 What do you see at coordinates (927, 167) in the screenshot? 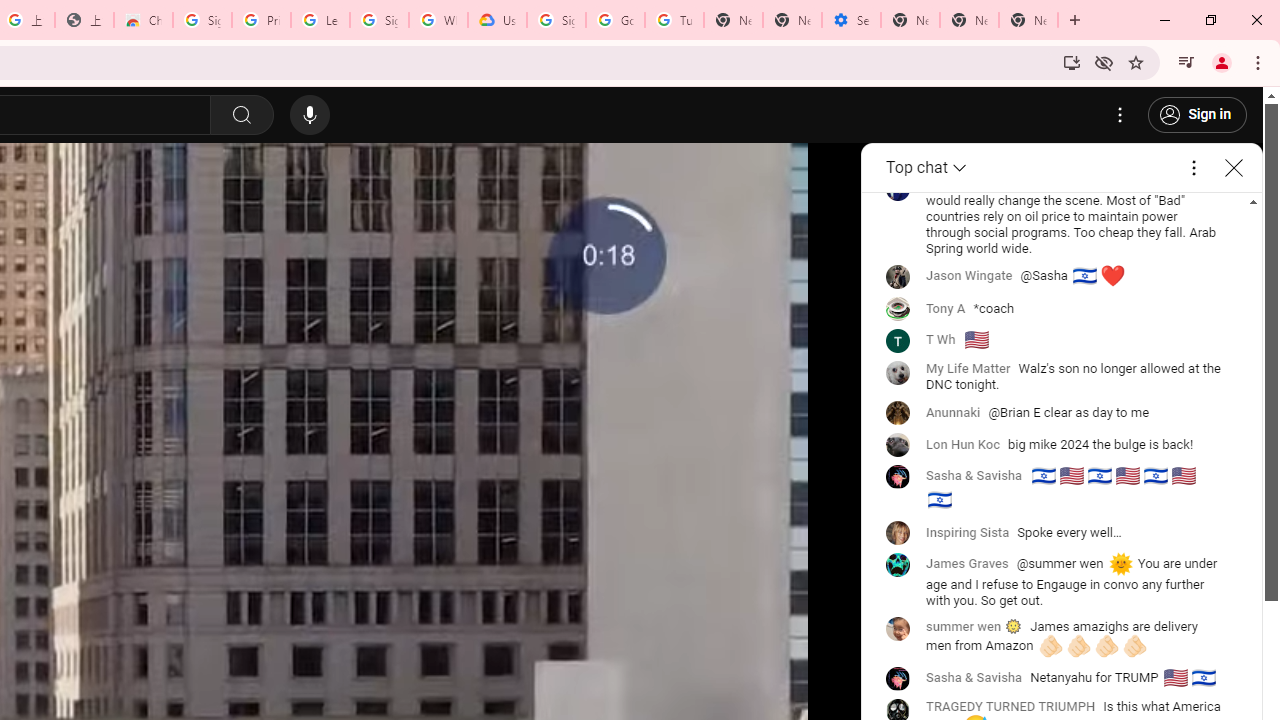
I see `'Live Chat mode selection'` at bounding box center [927, 167].